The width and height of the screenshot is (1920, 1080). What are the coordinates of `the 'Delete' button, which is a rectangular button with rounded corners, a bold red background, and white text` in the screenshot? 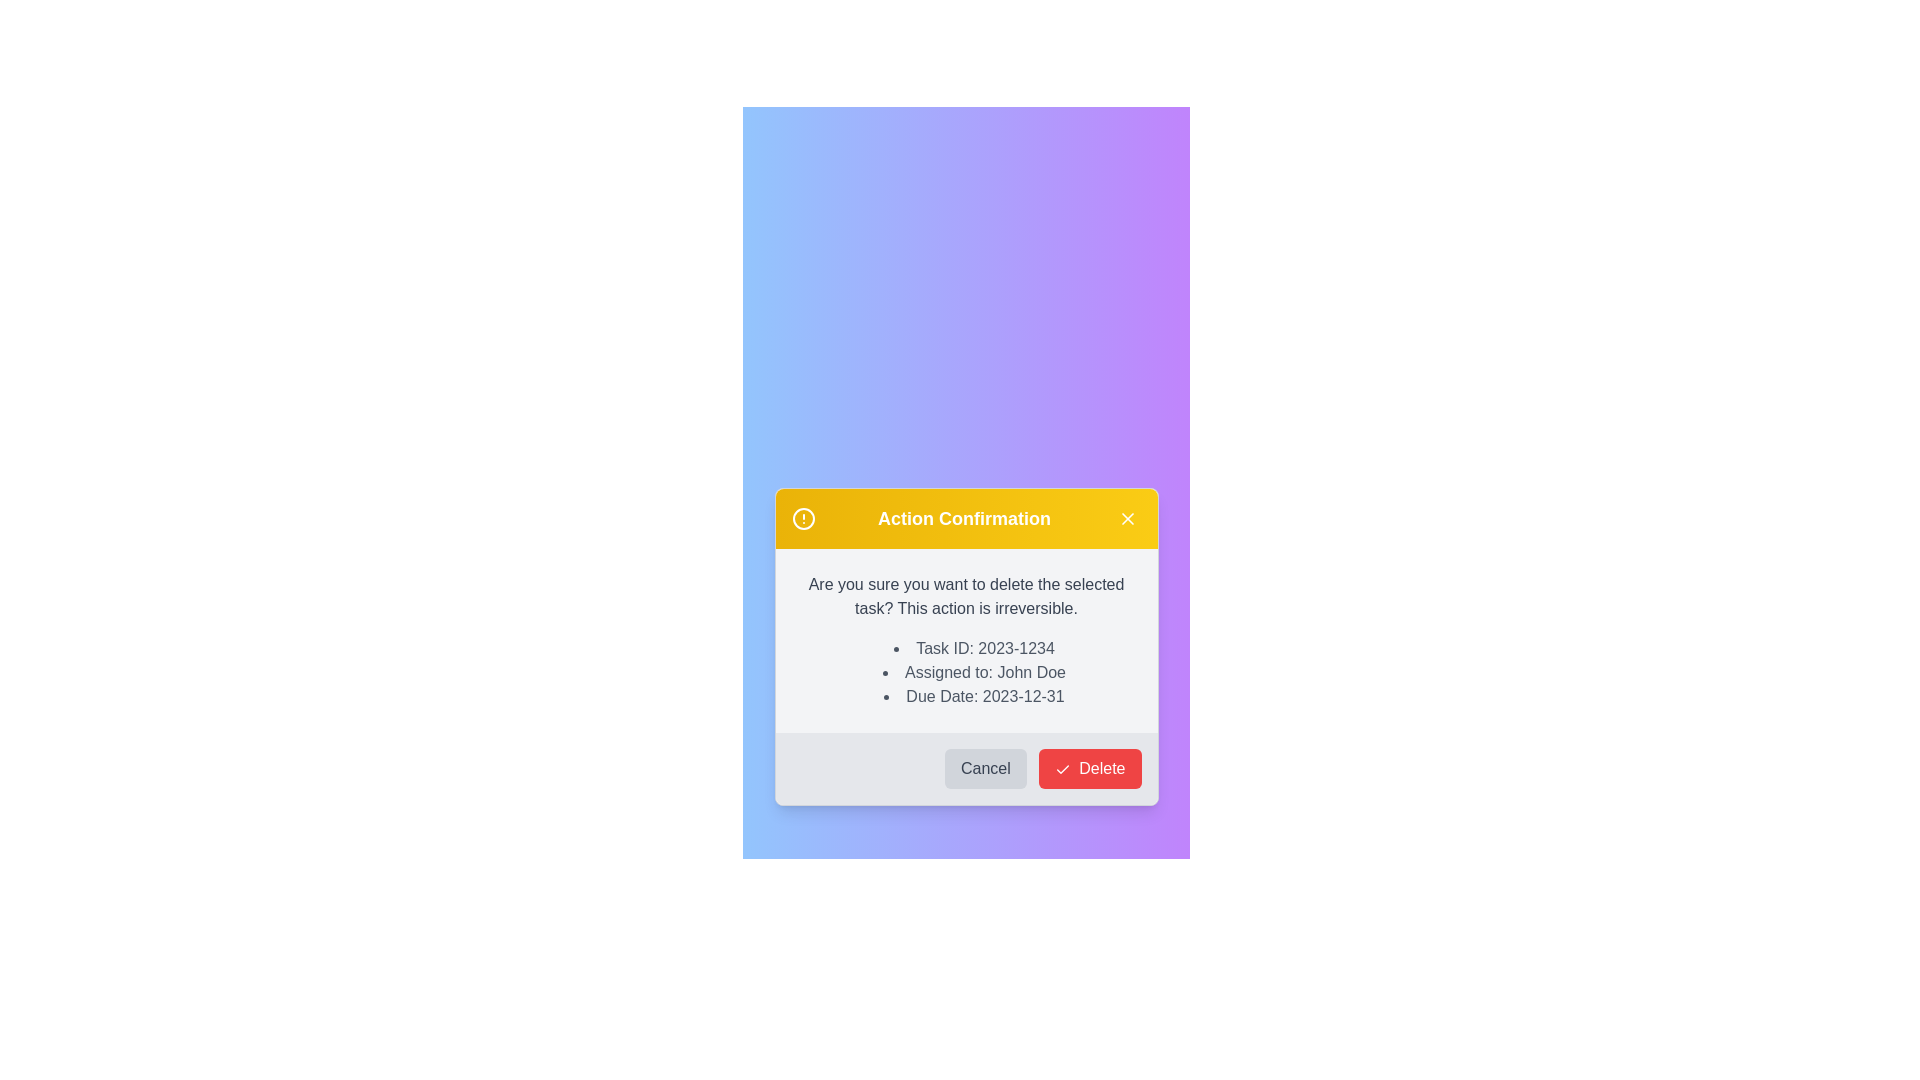 It's located at (1088, 767).